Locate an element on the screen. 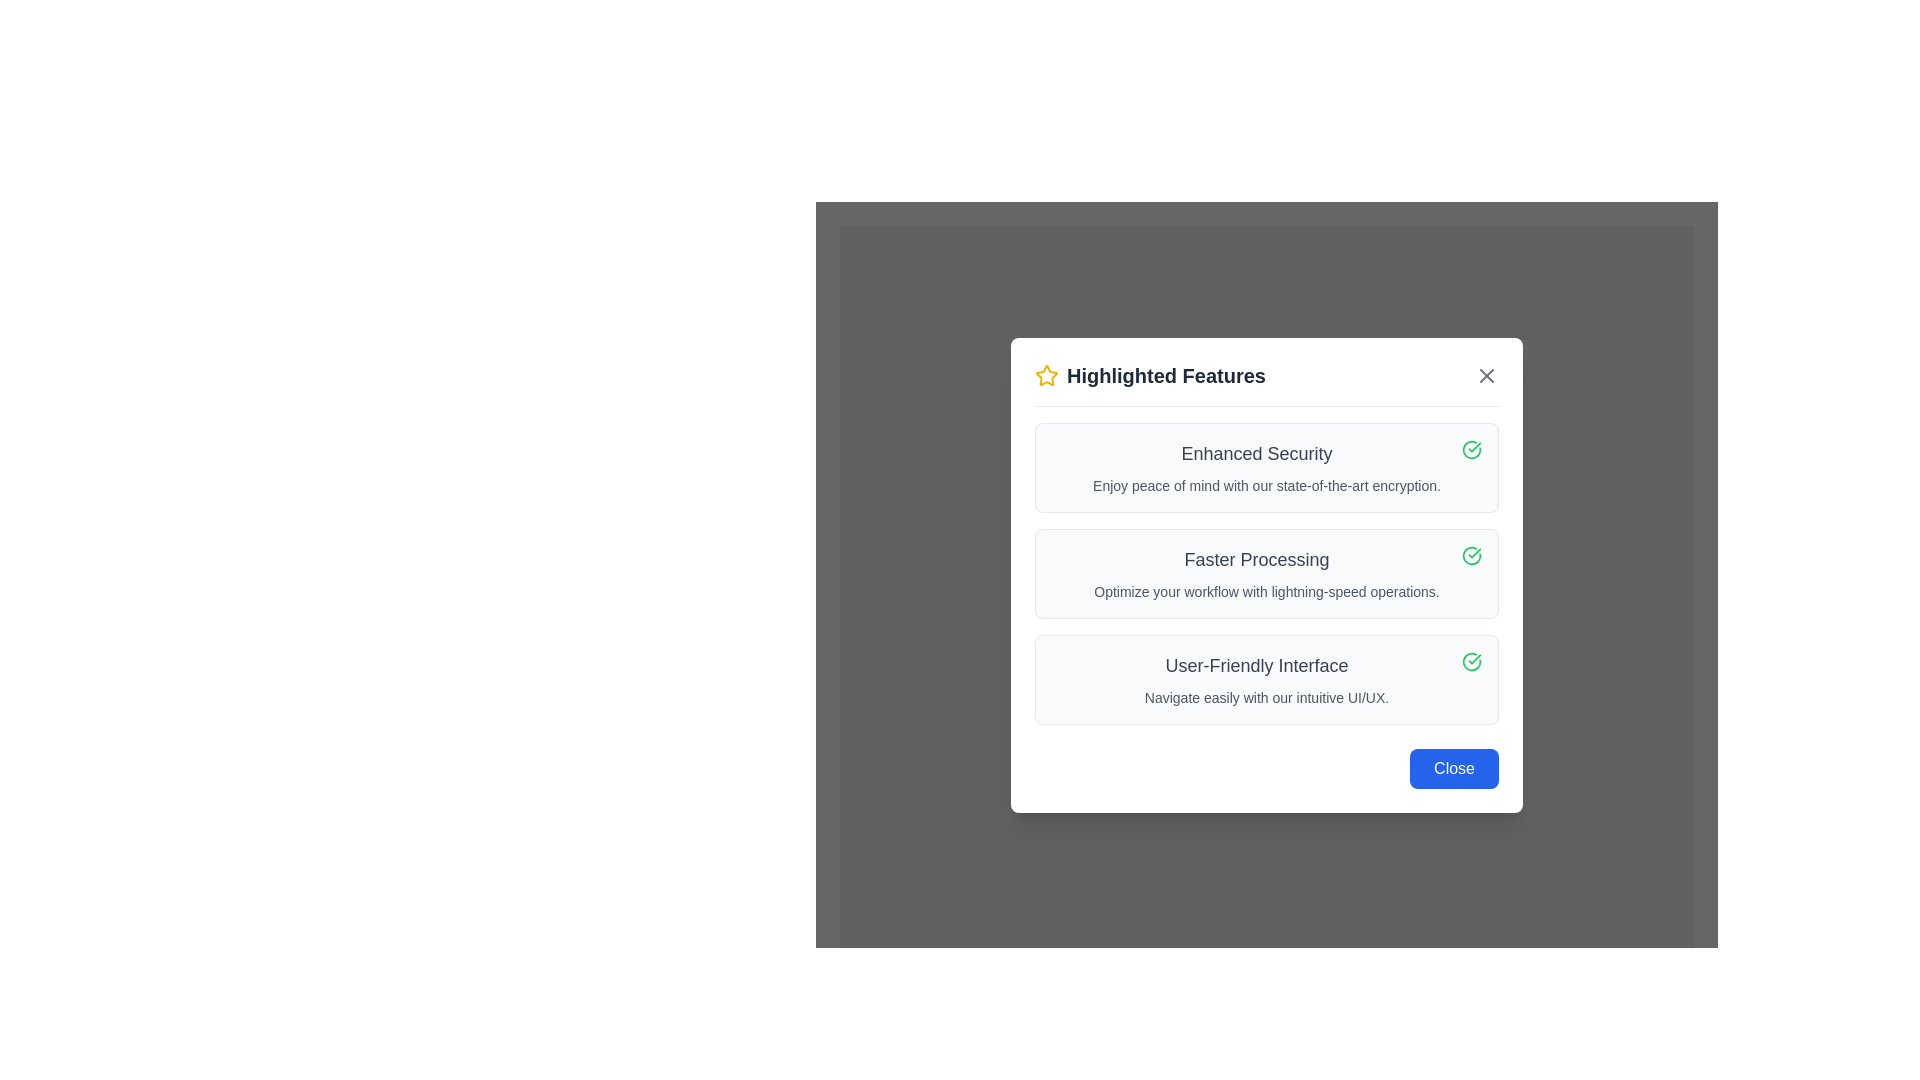  the text label that serves as the title for the 'Faster Processing' feature, which is the second feature in the list of highlighted features is located at coordinates (1266, 559).